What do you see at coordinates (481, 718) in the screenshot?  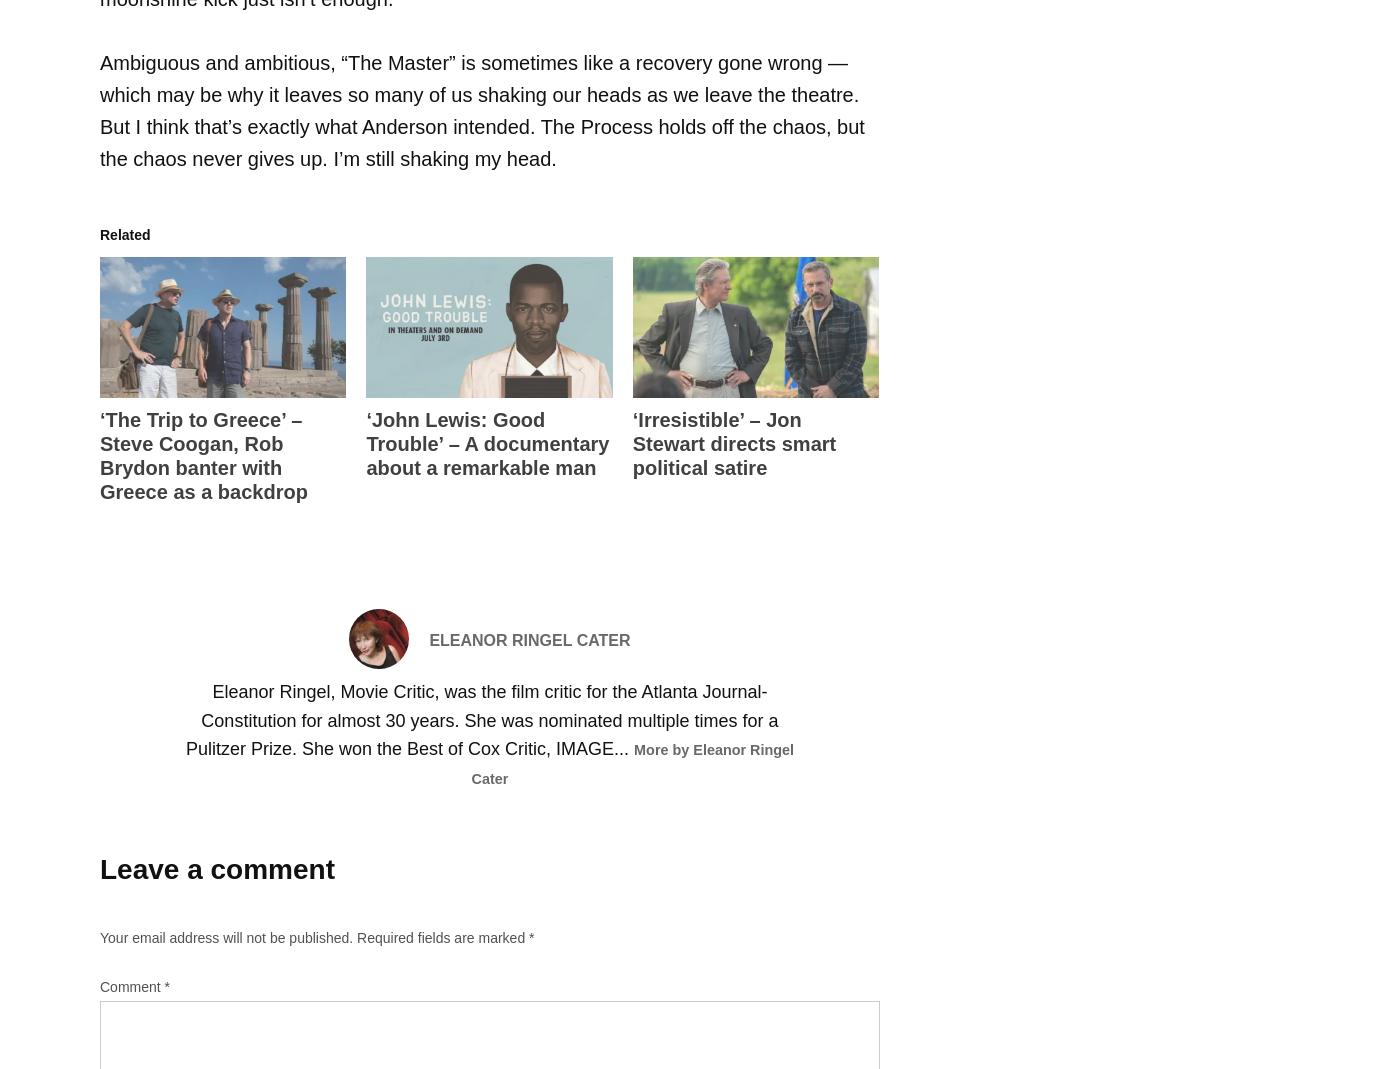 I see `'Eleanor Ringel, Movie Critic, was the film critic for the Atlanta Journal-Constitution for almost 30 years. She was nominated multiple times for a Pulitzer Prize. She won the Best of Cox Critic, IMAGE...'` at bounding box center [481, 718].